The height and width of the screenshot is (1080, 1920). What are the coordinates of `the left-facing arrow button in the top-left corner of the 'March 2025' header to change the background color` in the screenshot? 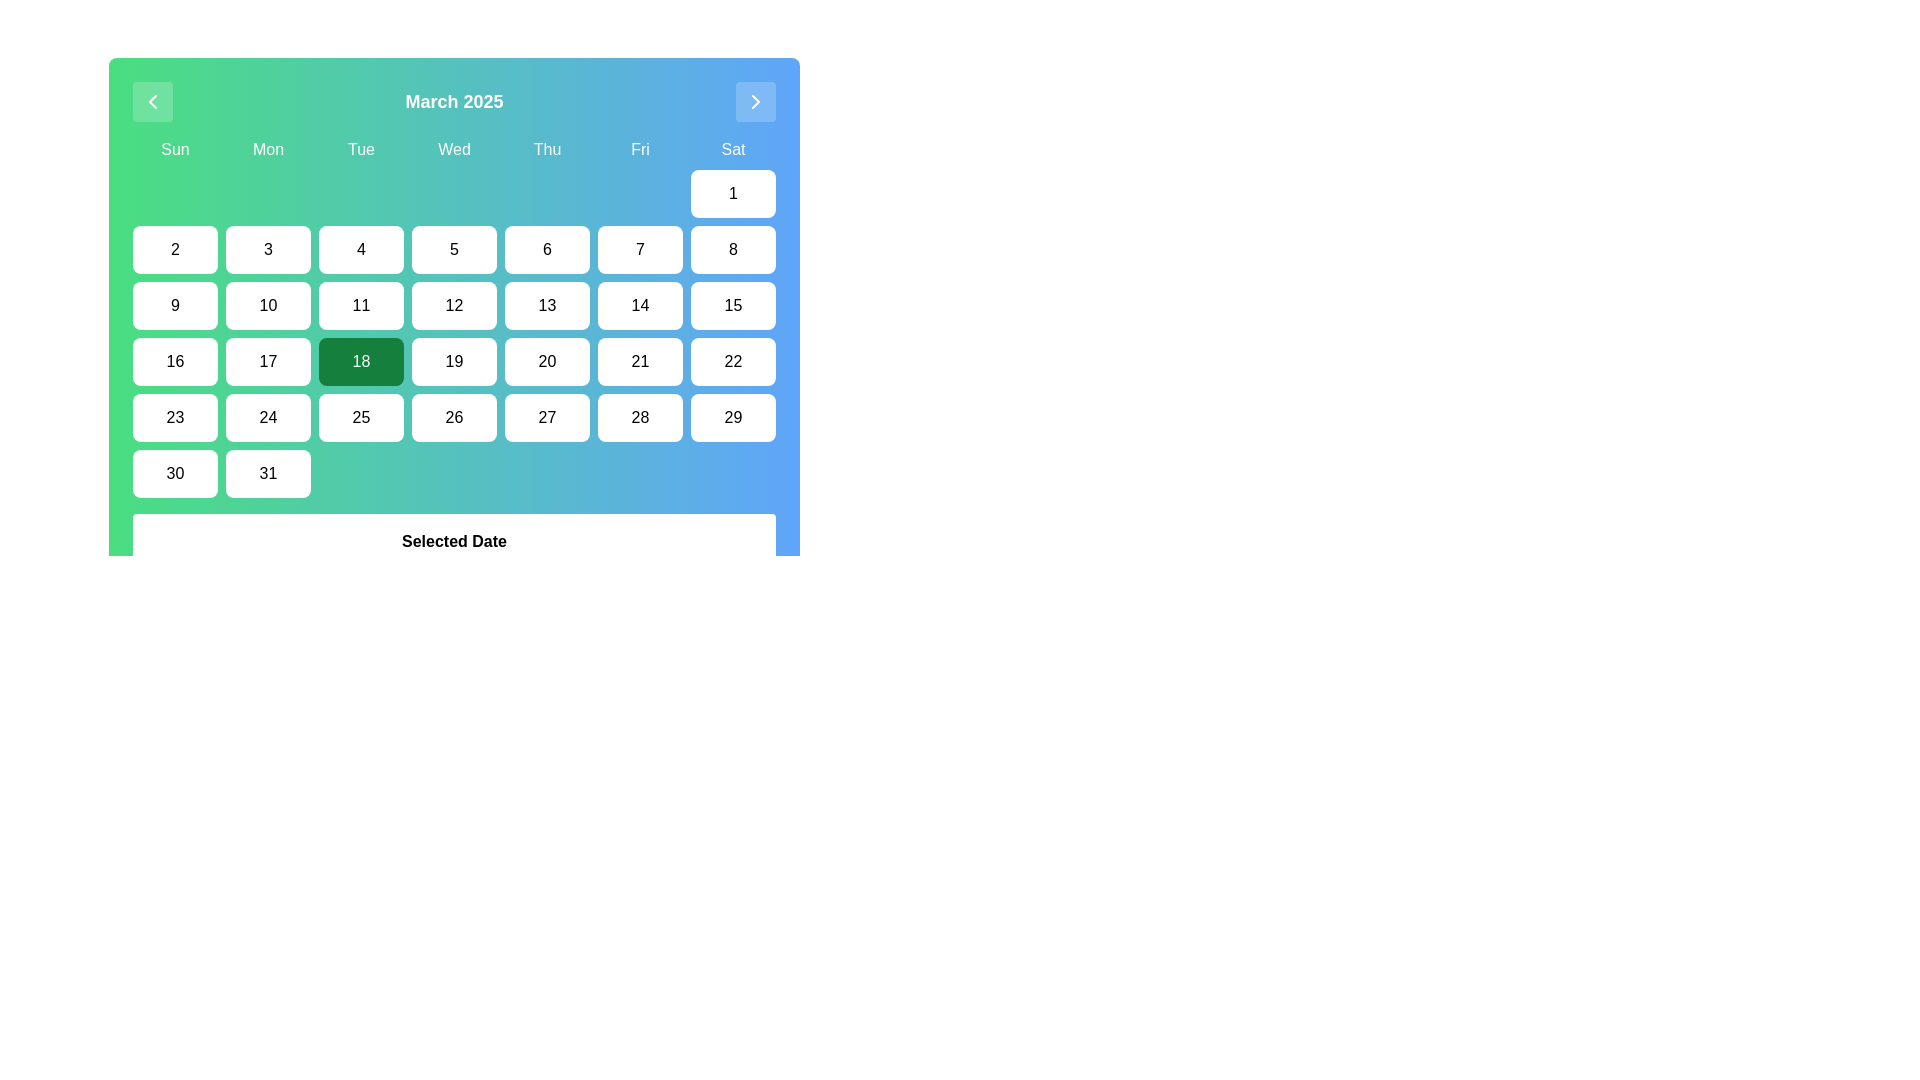 It's located at (152, 101).